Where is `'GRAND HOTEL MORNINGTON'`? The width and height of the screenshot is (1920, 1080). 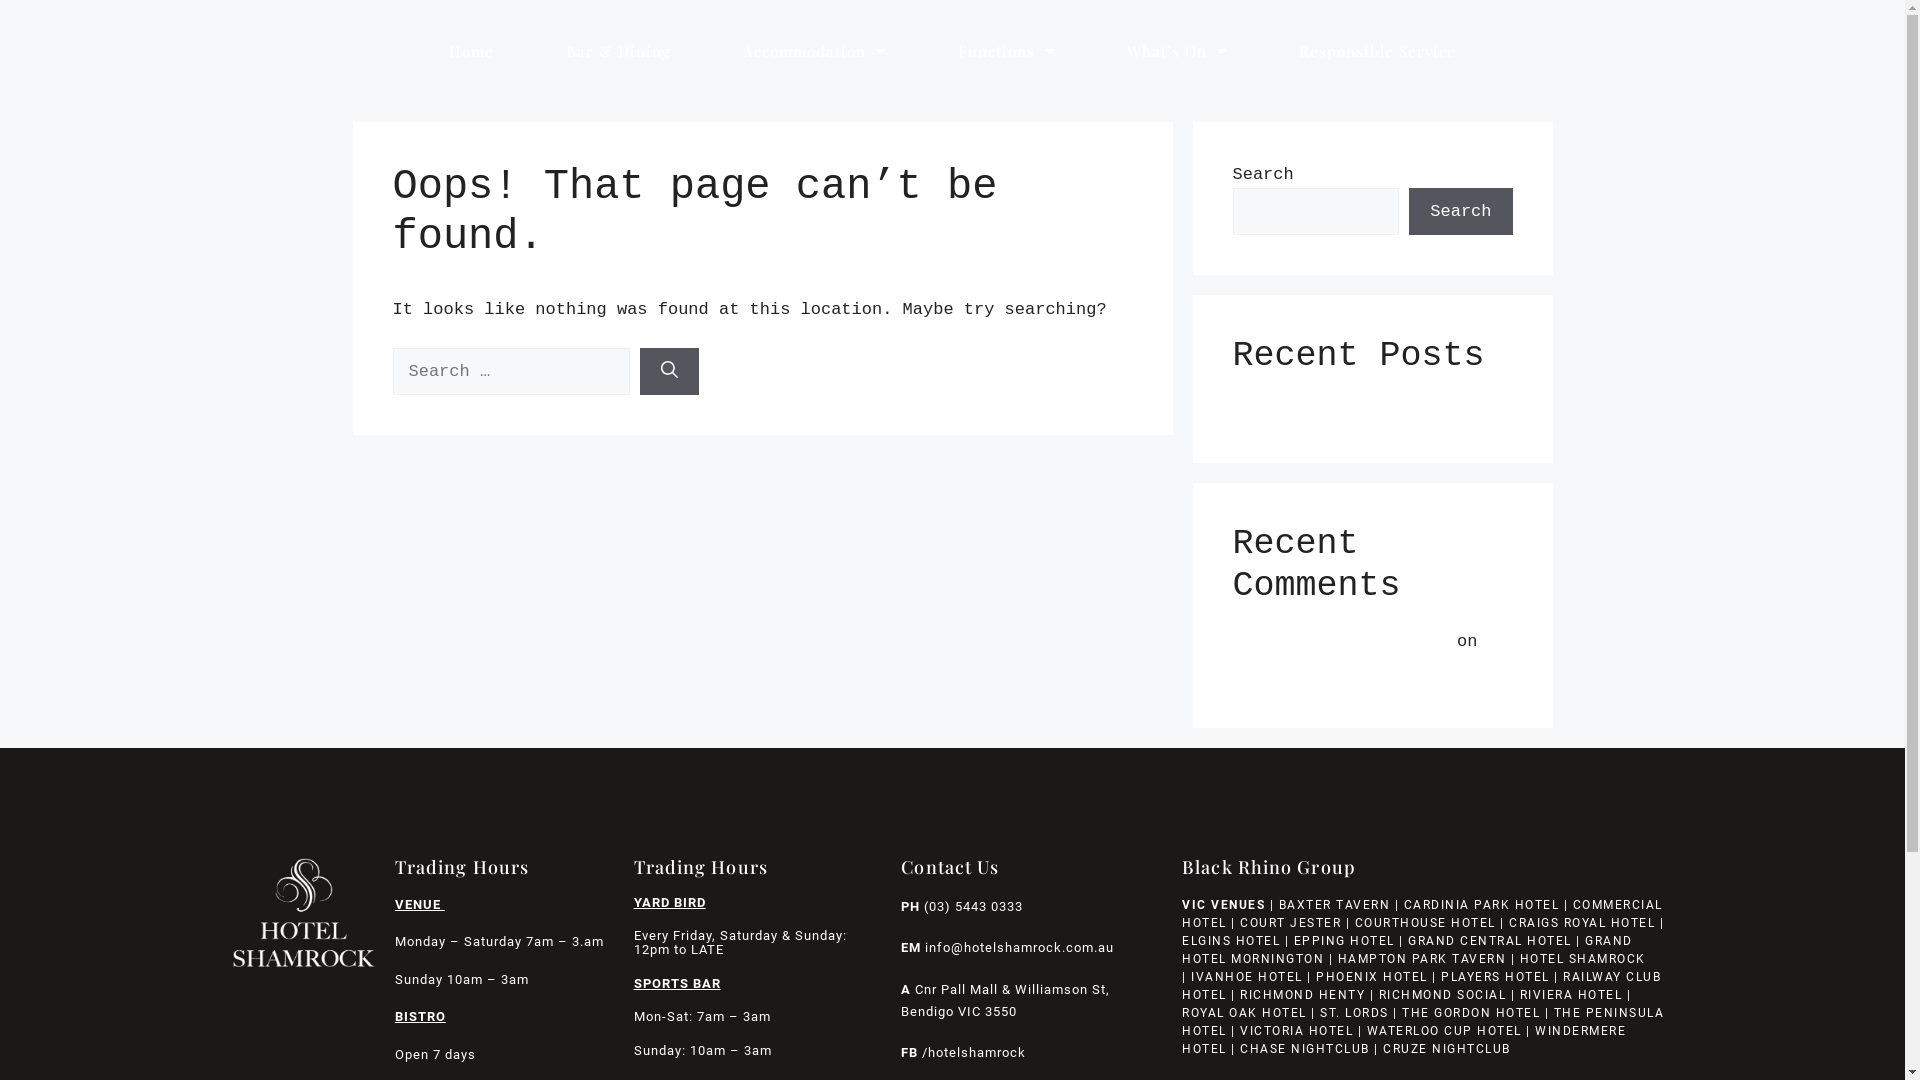 'GRAND HOTEL MORNINGTON' is located at coordinates (1406, 948).